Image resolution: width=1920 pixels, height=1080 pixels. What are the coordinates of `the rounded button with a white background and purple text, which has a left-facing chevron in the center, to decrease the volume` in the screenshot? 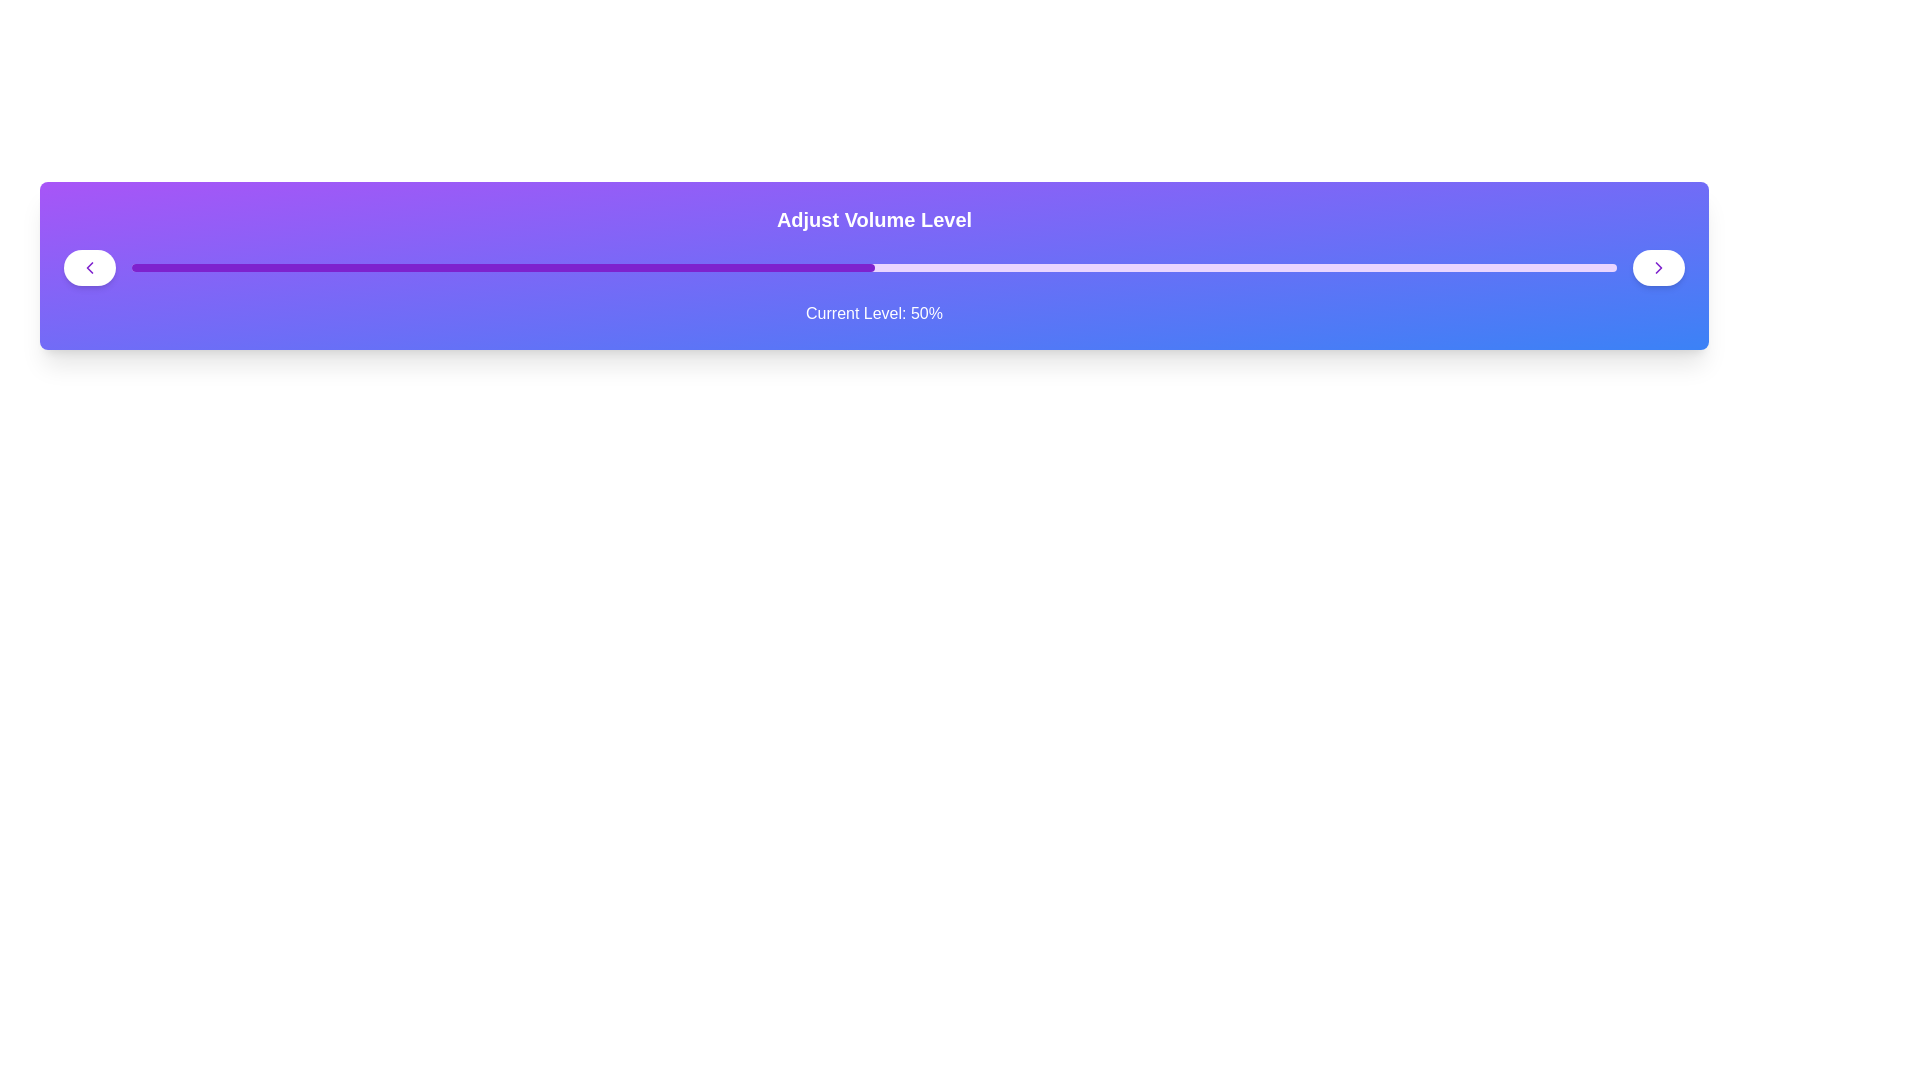 It's located at (89, 266).